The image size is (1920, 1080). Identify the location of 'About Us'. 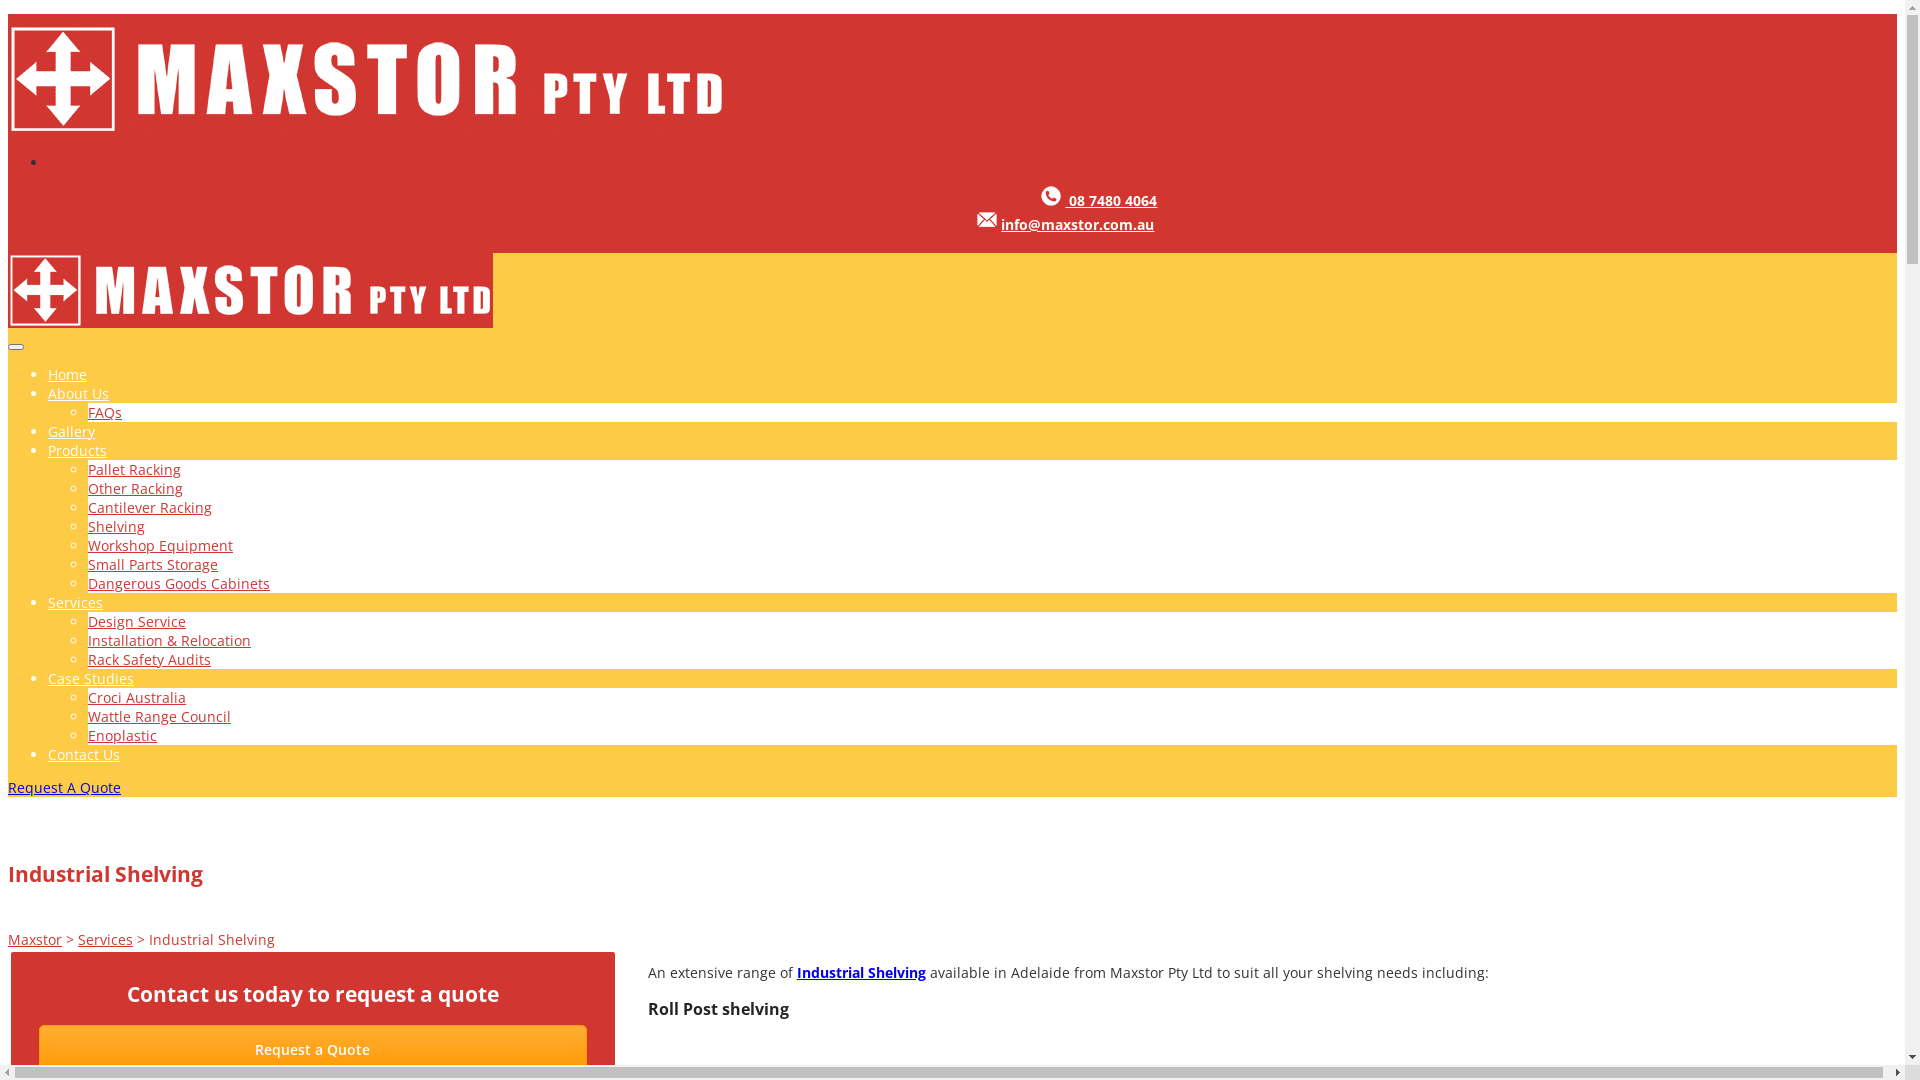
(48, 393).